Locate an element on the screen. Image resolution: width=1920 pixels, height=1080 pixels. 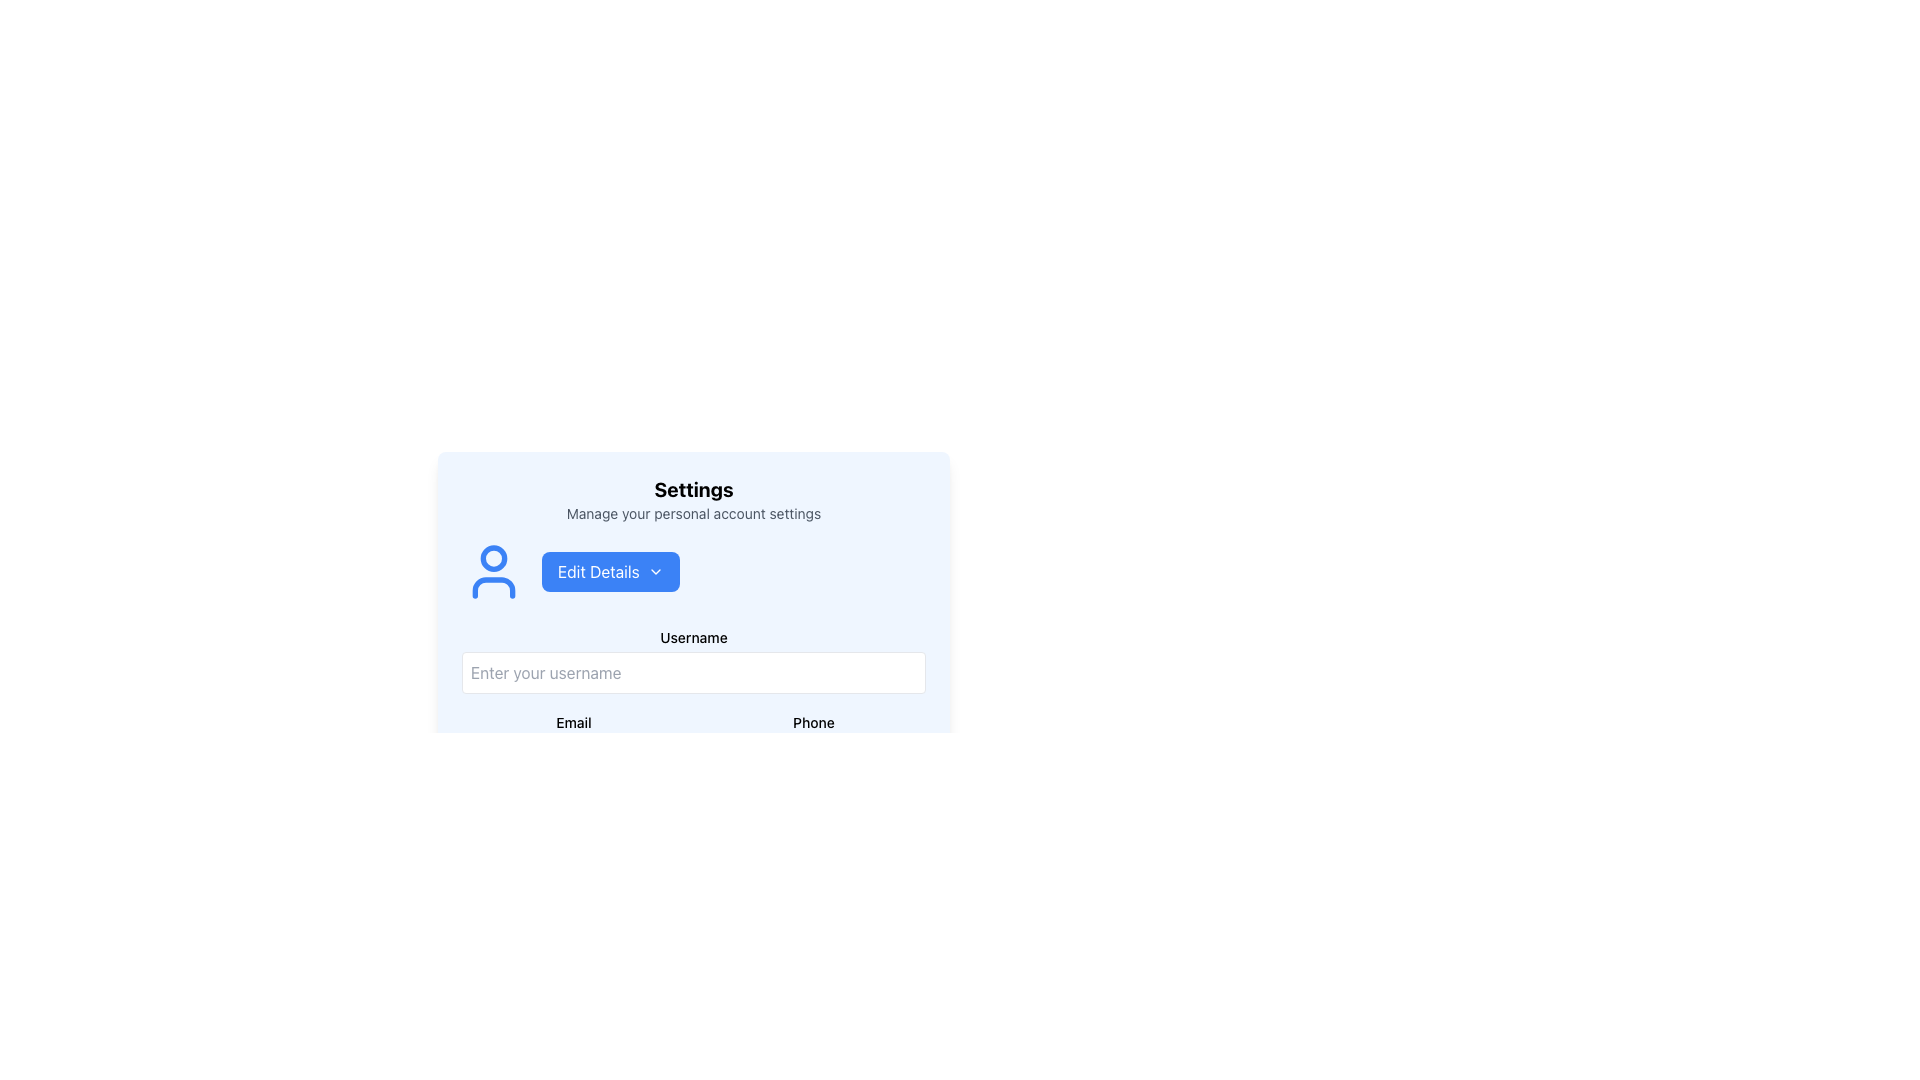
the subtitle text that provides an explanation for the settings section, located directly below the bold 'Settings' title is located at coordinates (694, 512).